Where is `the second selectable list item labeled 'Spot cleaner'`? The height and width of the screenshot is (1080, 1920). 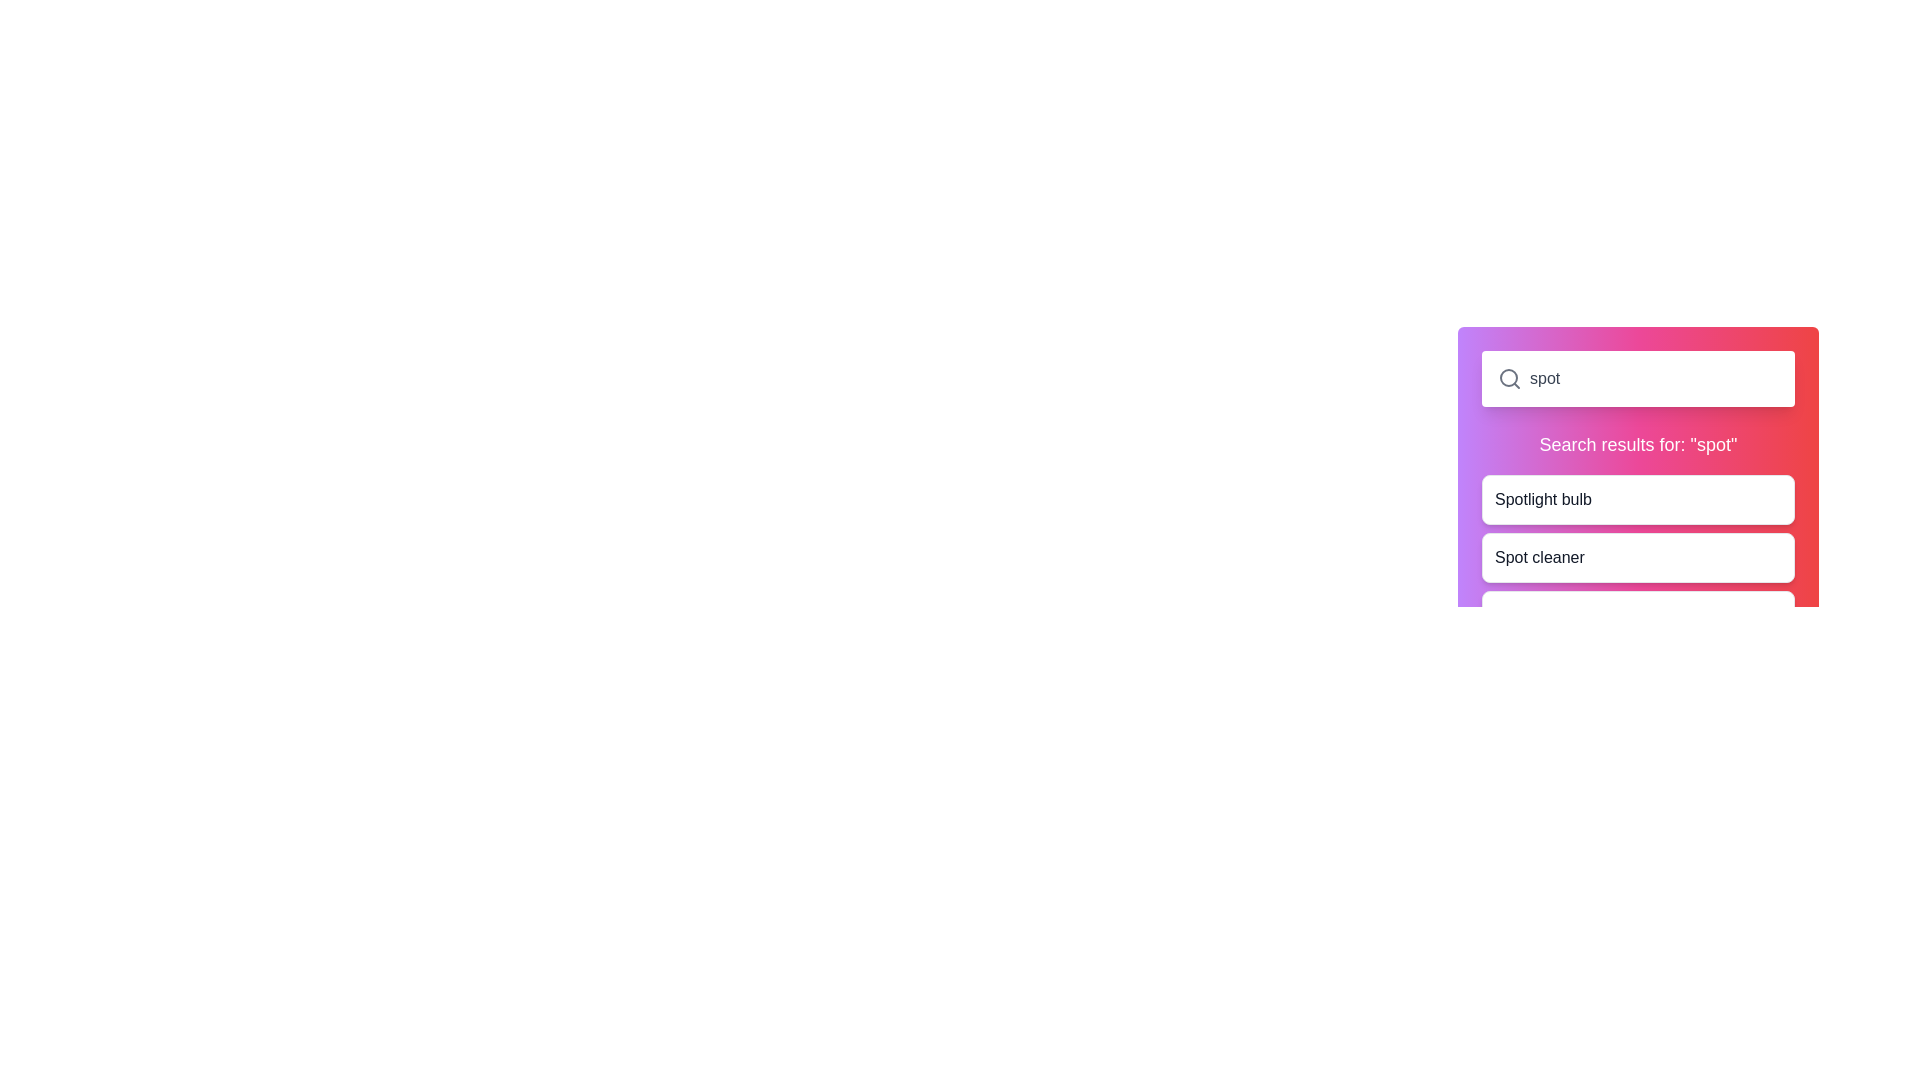 the second selectable list item labeled 'Spot cleaner' is located at coordinates (1638, 558).